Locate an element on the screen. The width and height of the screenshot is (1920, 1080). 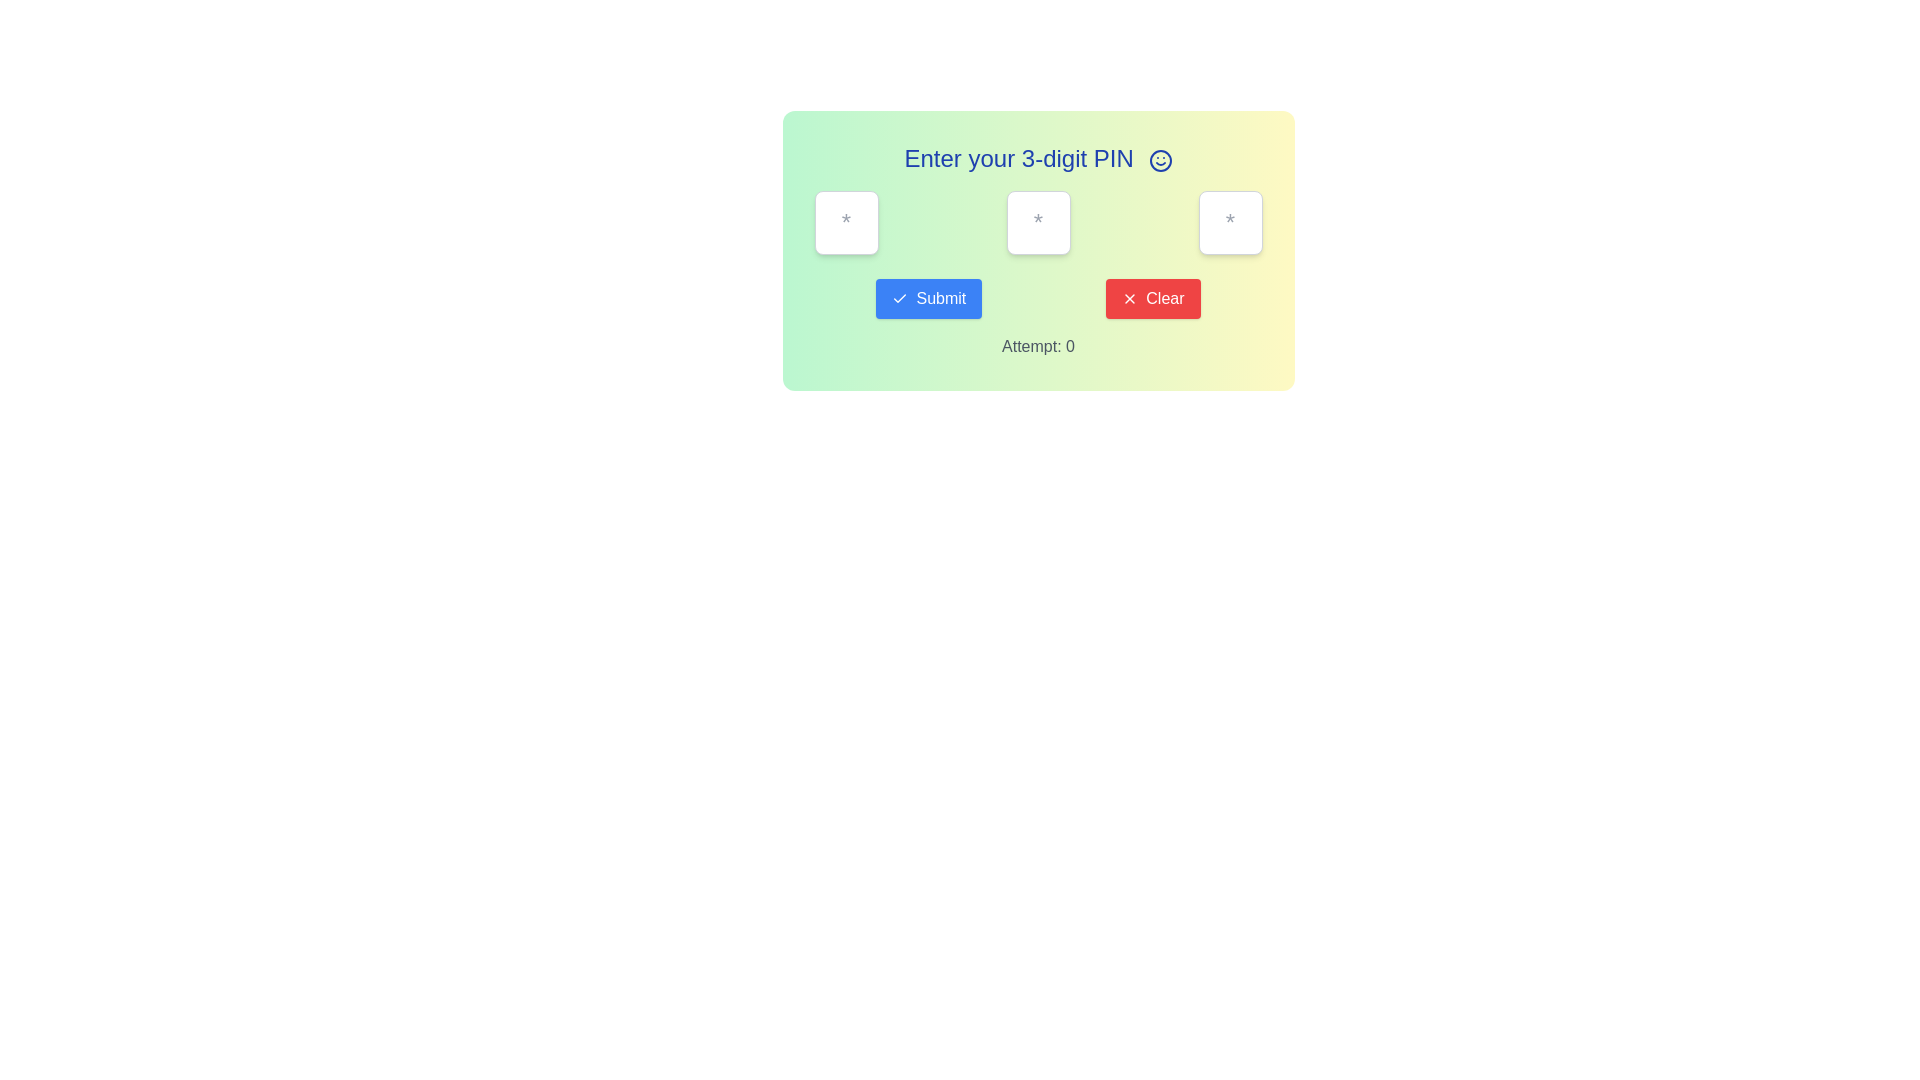
the SVG graphic of a checkmark located within the 'Submit' button, which indicates submission or confirmation is located at coordinates (899, 299).